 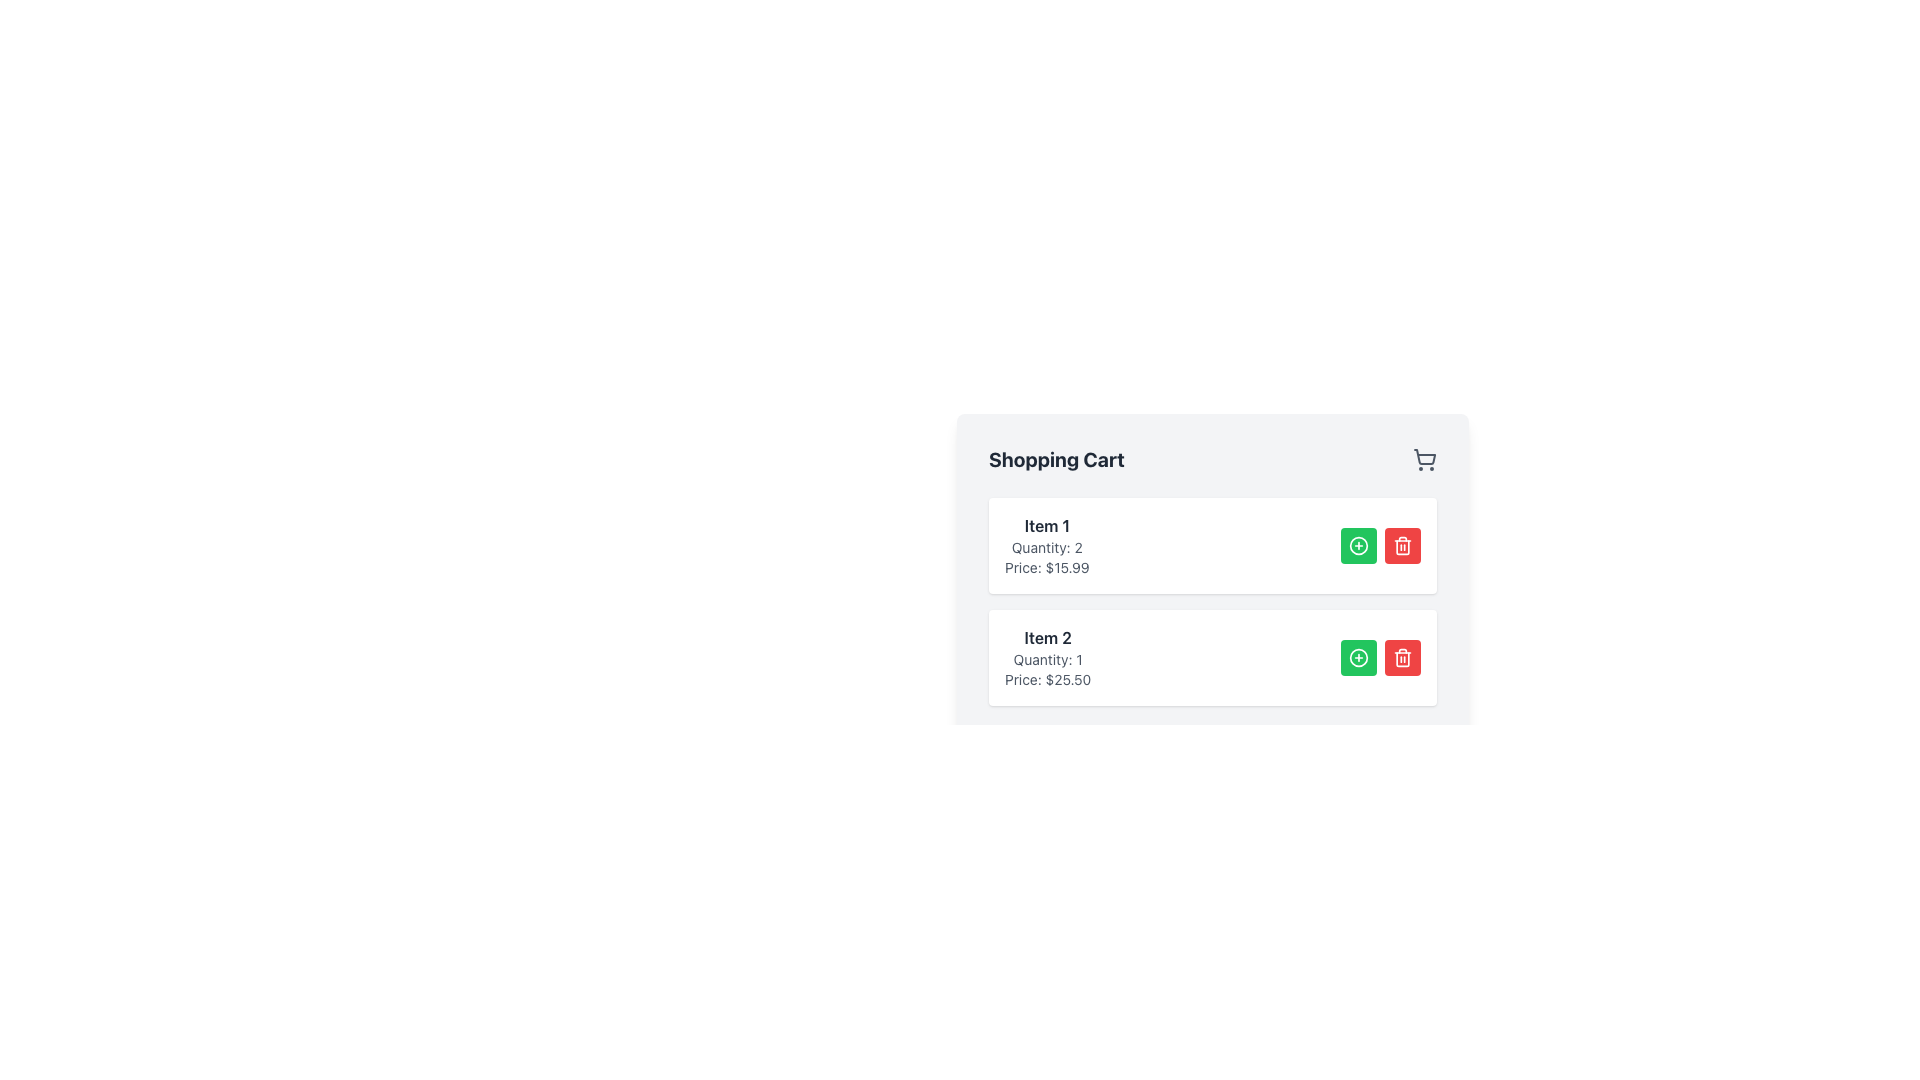 I want to click on the text that denotes the name of the second item in the shopping cart, which is located above the 'Quantity: 1' and 'Price: $25.50' texts, so click(x=1047, y=637).